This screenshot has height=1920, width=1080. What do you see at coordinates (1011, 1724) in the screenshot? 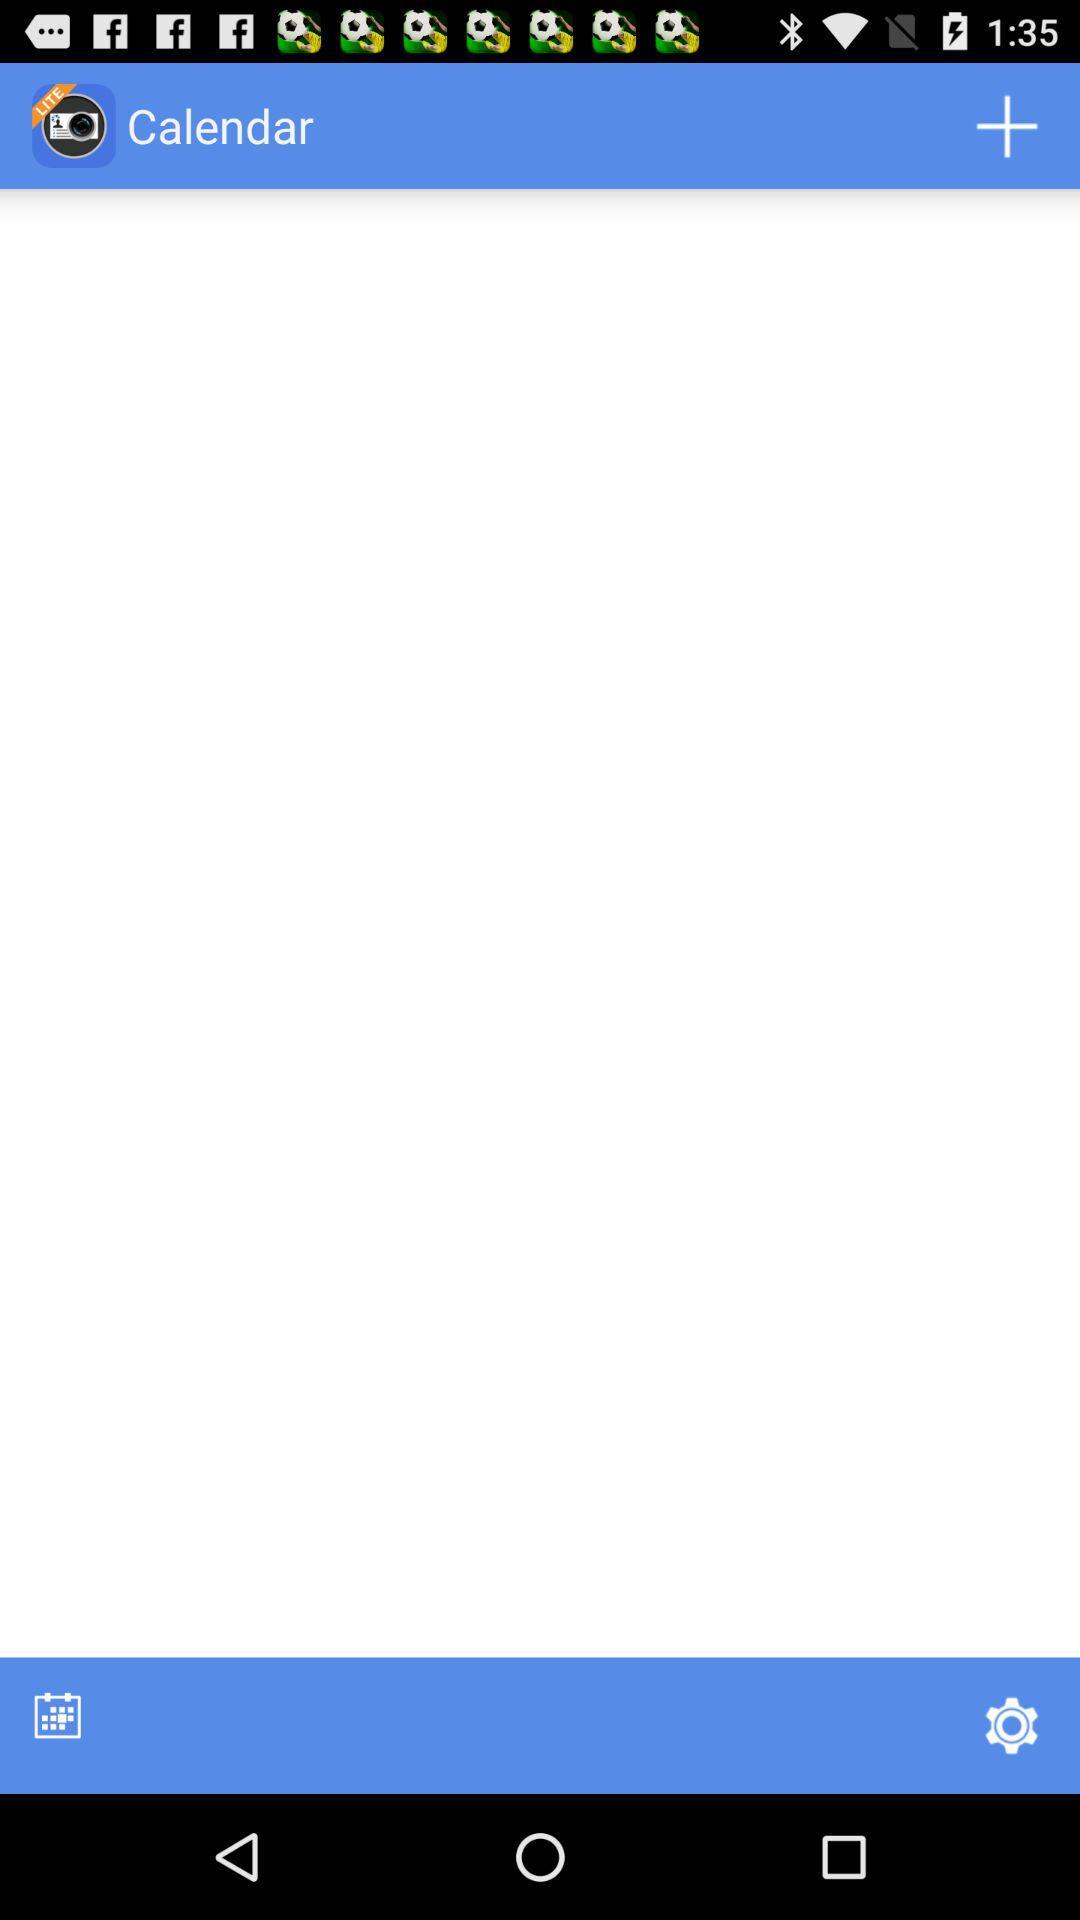
I see `icon at the bottom right corner` at bounding box center [1011, 1724].